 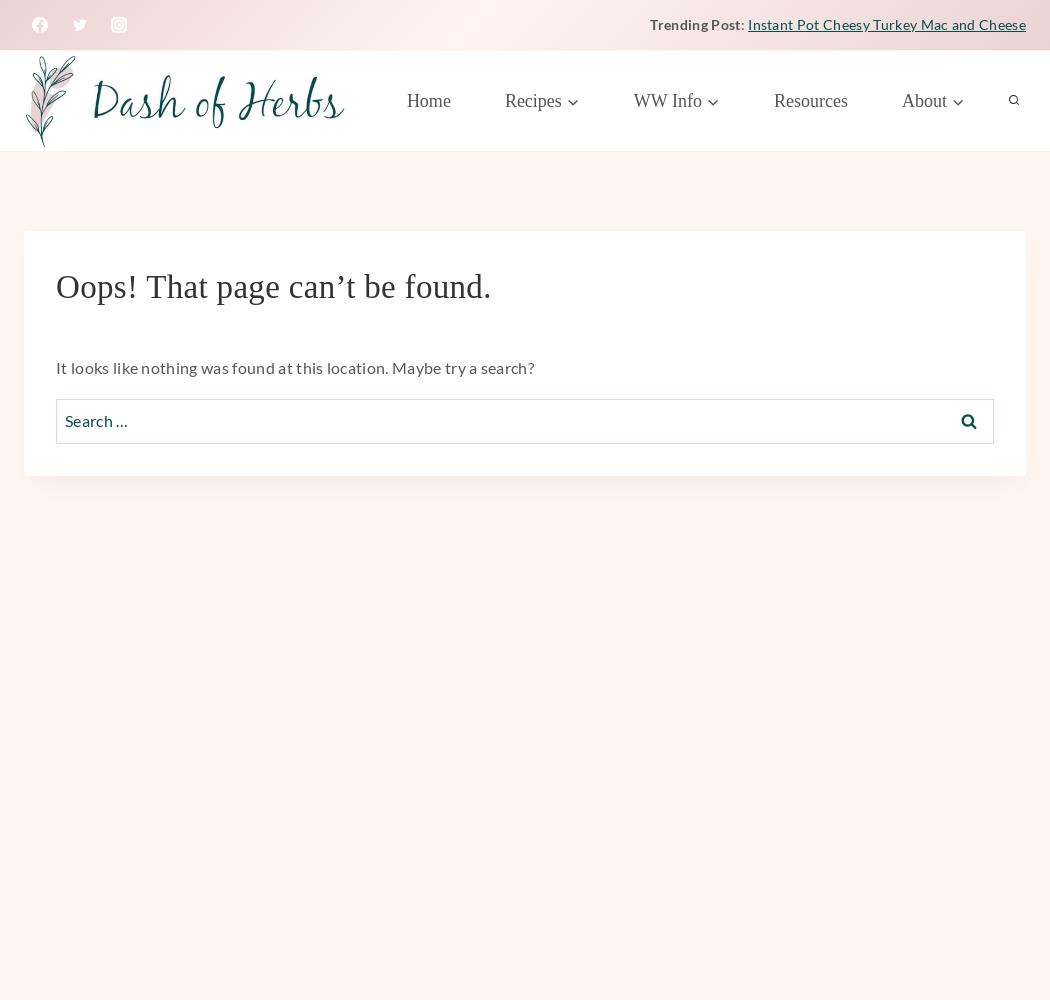 What do you see at coordinates (426, 99) in the screenshot?
I see `'Home'` at bounding box center [426, 99].